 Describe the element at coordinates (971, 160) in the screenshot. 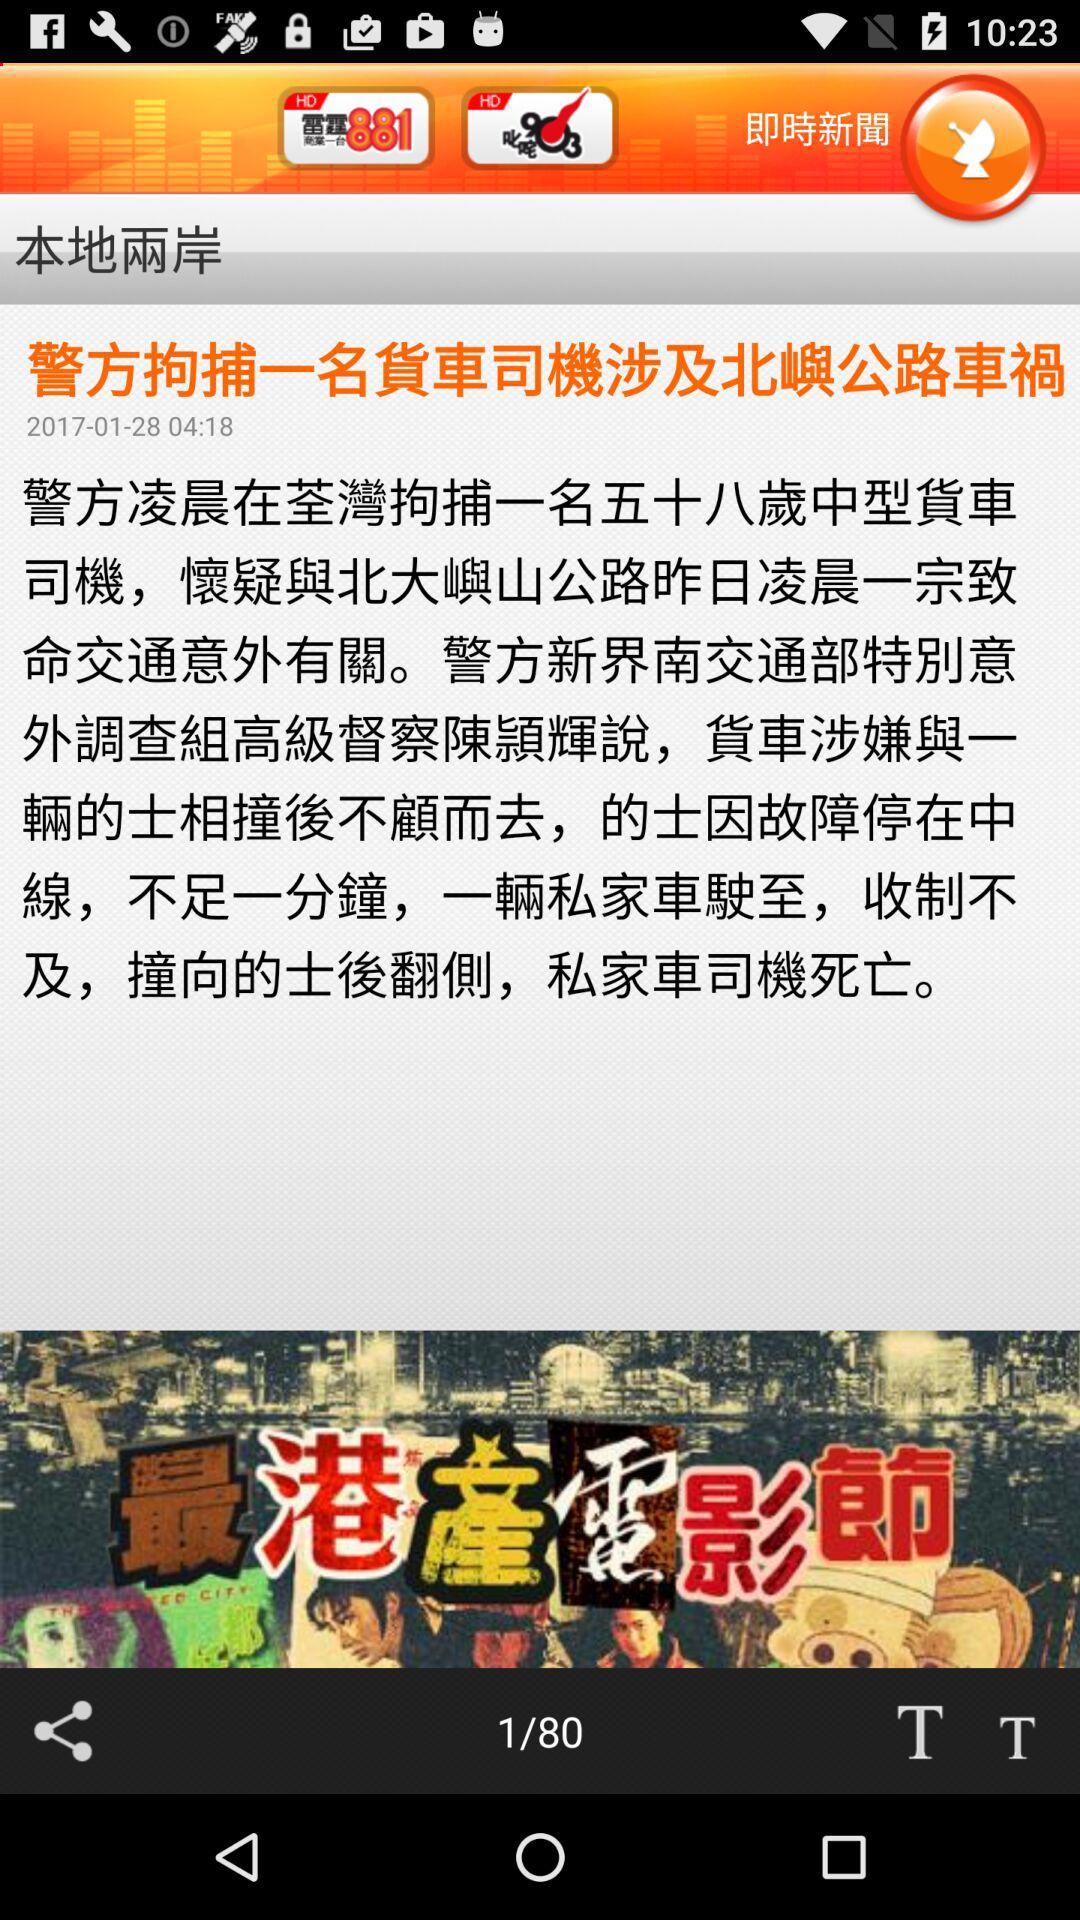

I see `the star icon` at that location.